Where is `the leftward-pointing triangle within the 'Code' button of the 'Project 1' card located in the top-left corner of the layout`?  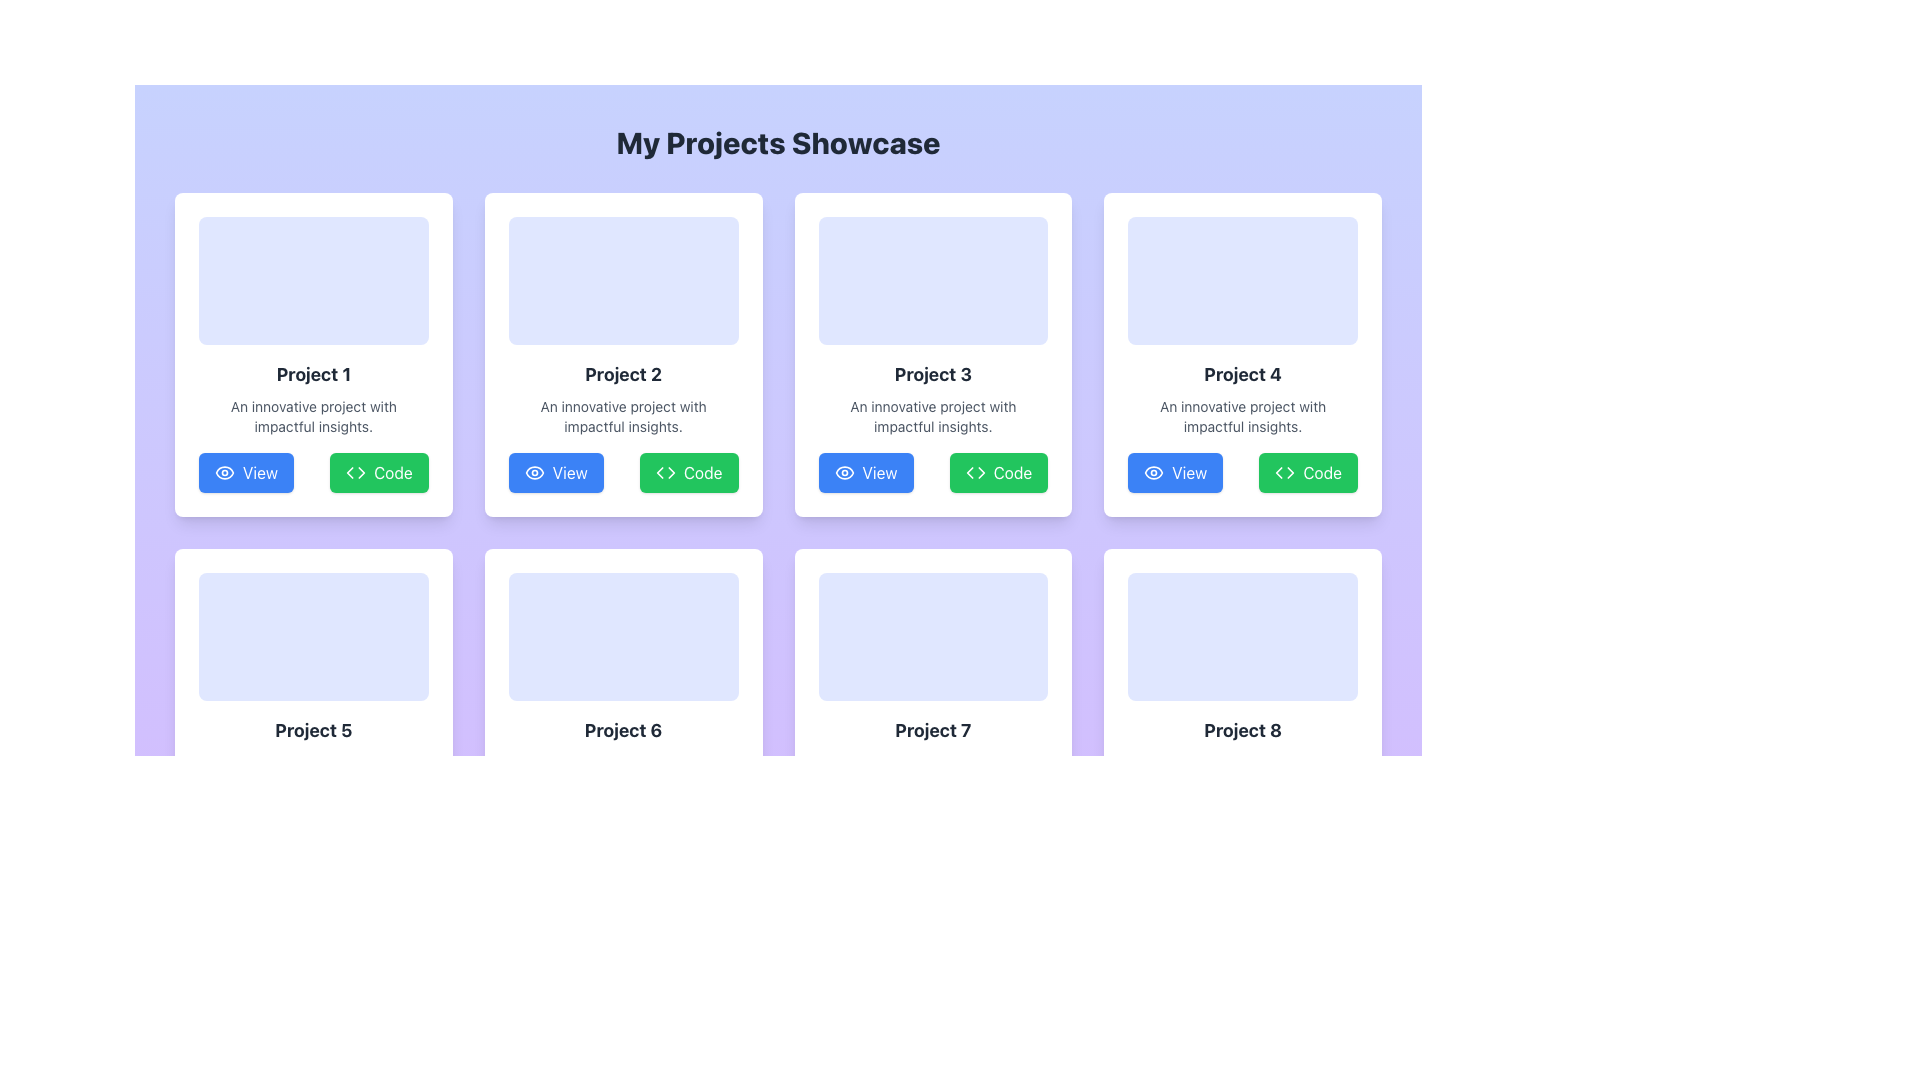 the leftward-pointing triangle within the 'Code' button of the 'Project 1' card located in the top-left corner of the layout is located at coordinates (350, 473).